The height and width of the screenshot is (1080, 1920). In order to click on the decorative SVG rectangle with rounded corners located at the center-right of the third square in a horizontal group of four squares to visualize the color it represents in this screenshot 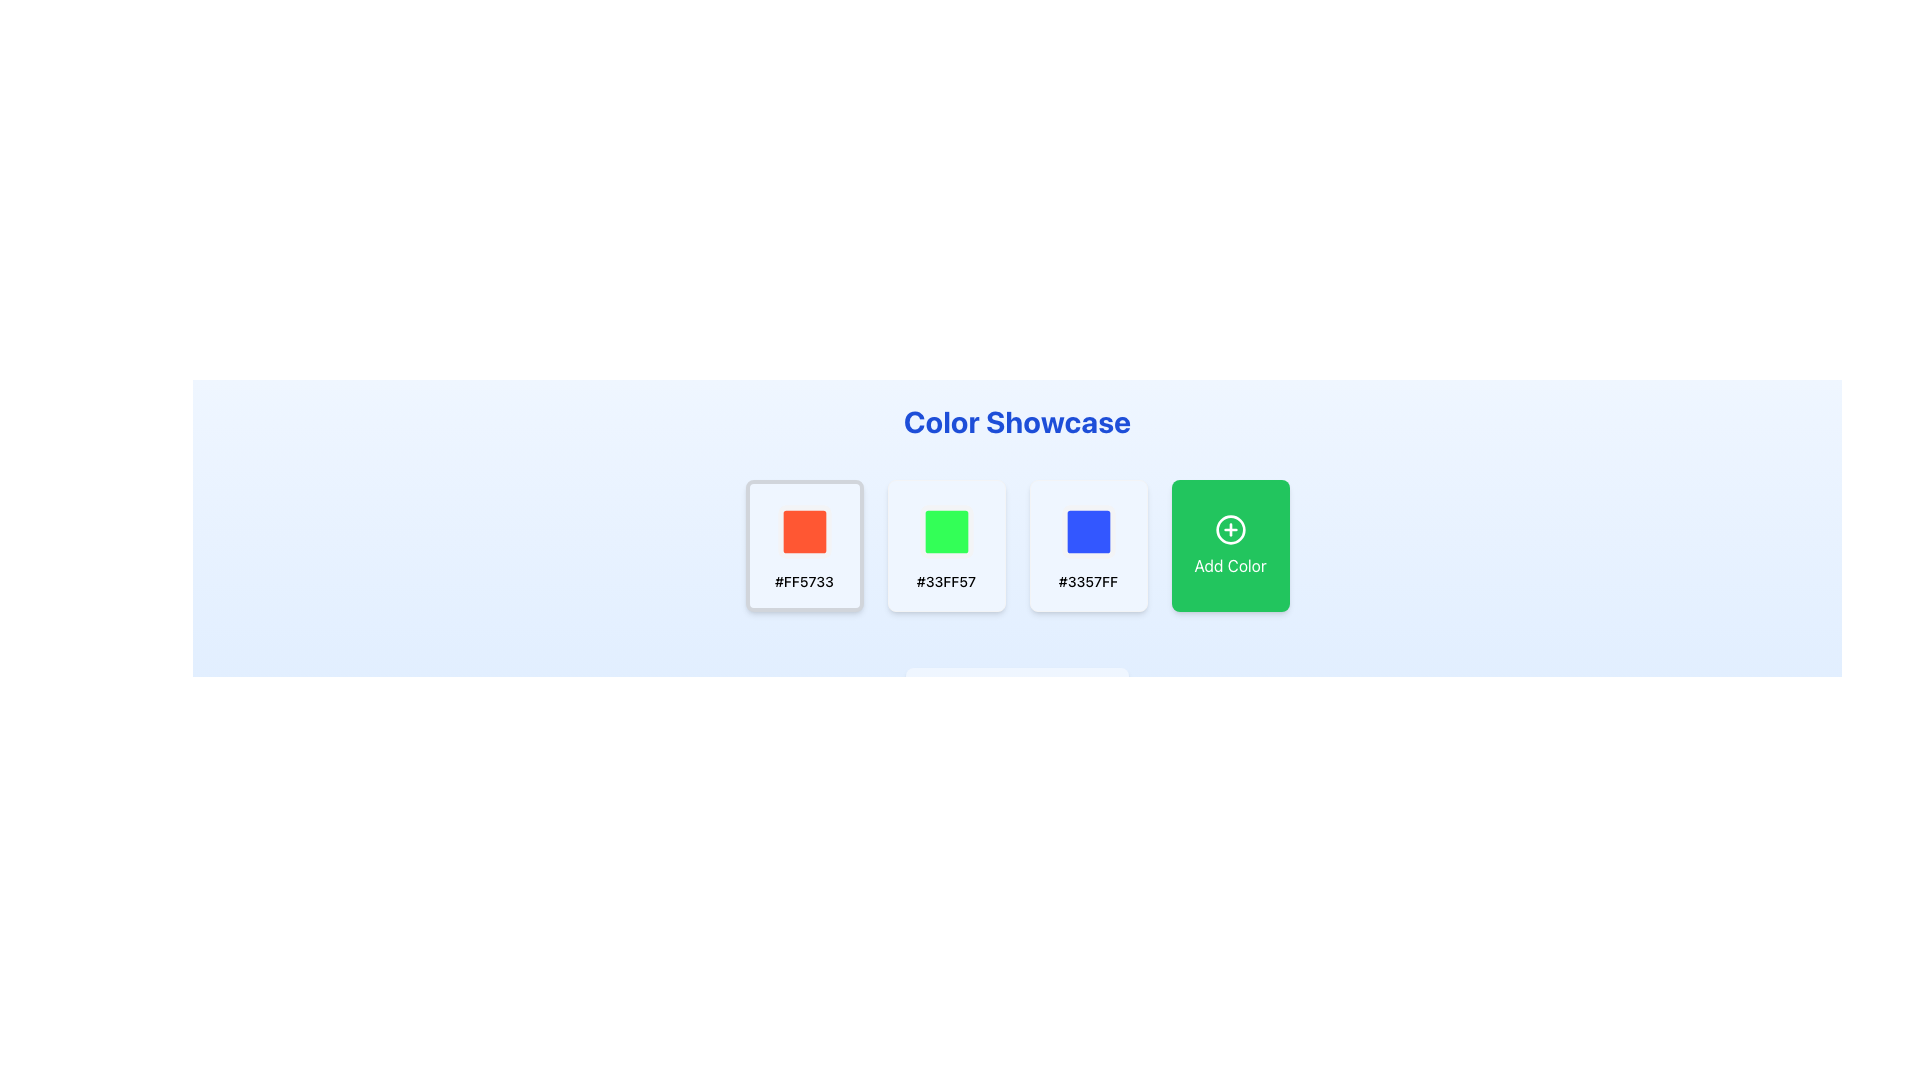, I will do `click(1087, 531)`.